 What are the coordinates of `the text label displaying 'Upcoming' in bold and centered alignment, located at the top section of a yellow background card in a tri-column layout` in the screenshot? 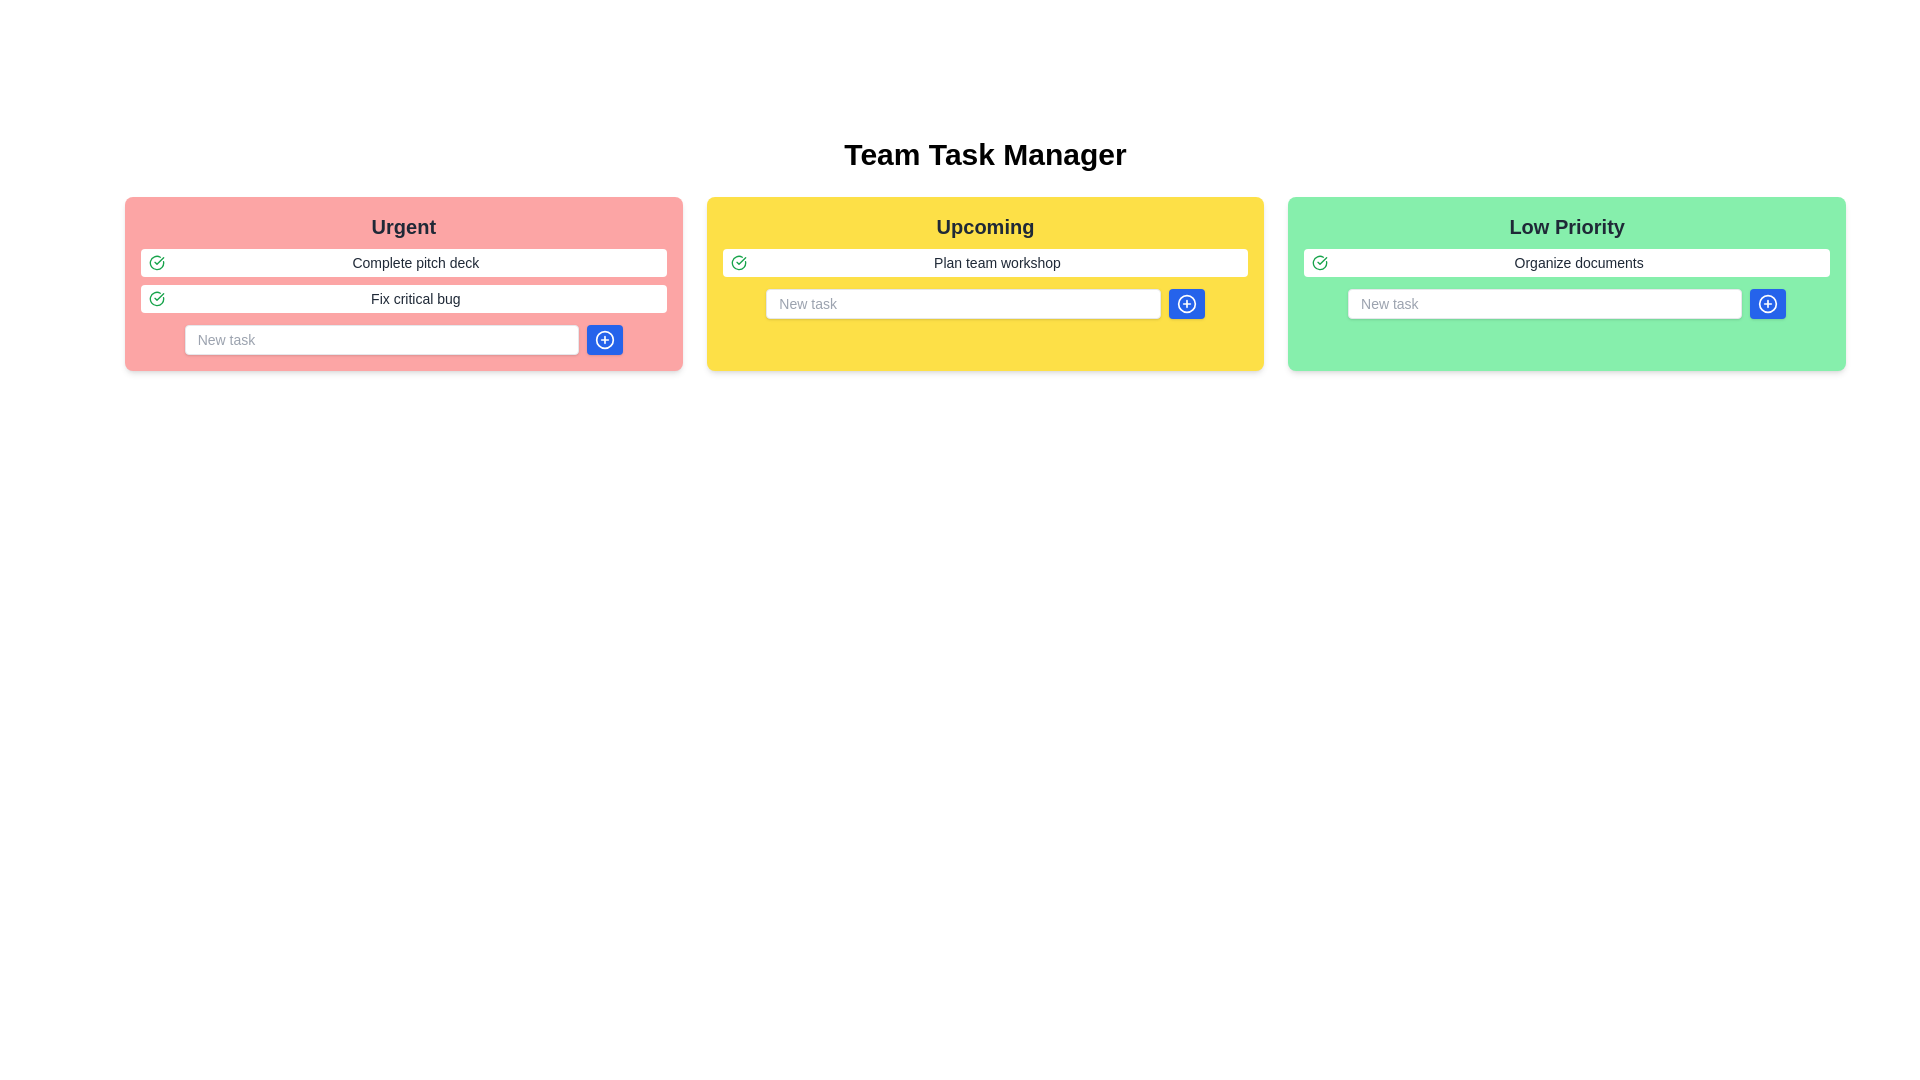 It's located at (985, 226).